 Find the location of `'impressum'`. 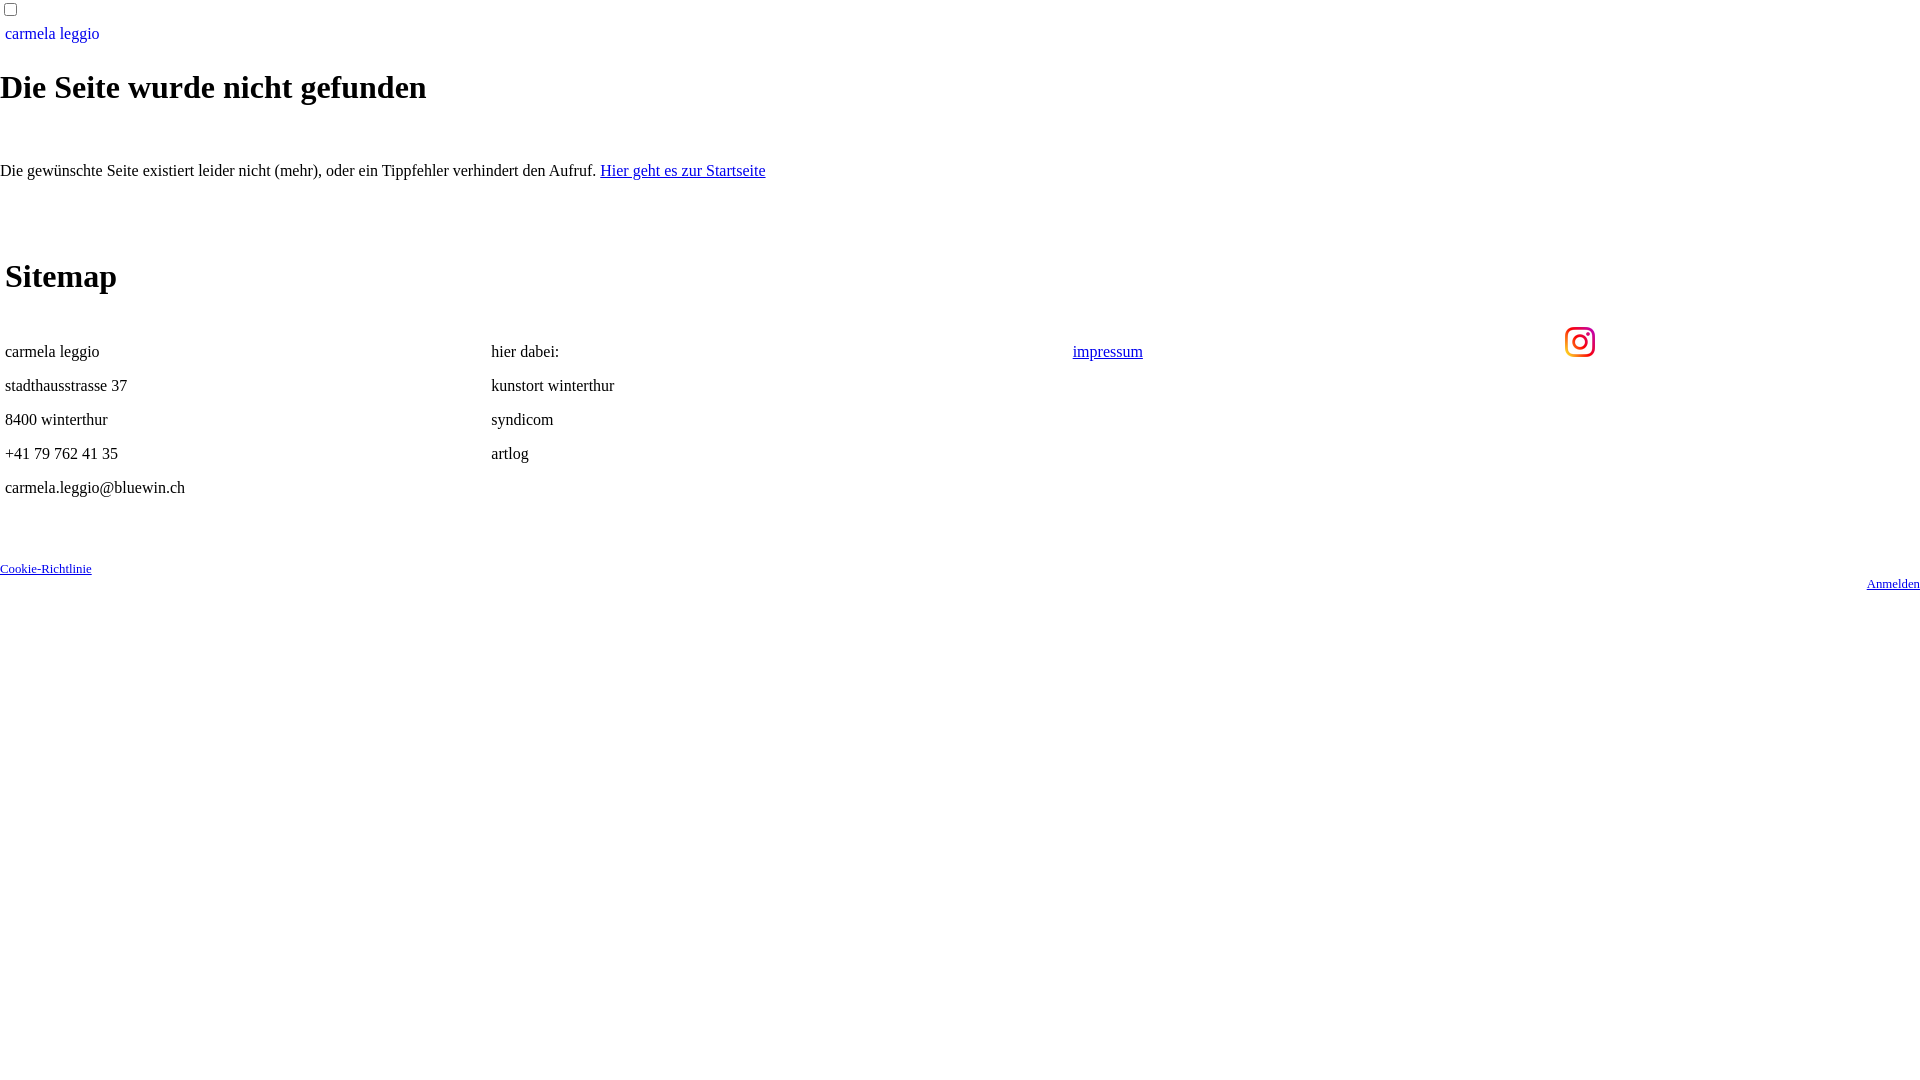

'impressum' is located at coordinates (1072, 350).